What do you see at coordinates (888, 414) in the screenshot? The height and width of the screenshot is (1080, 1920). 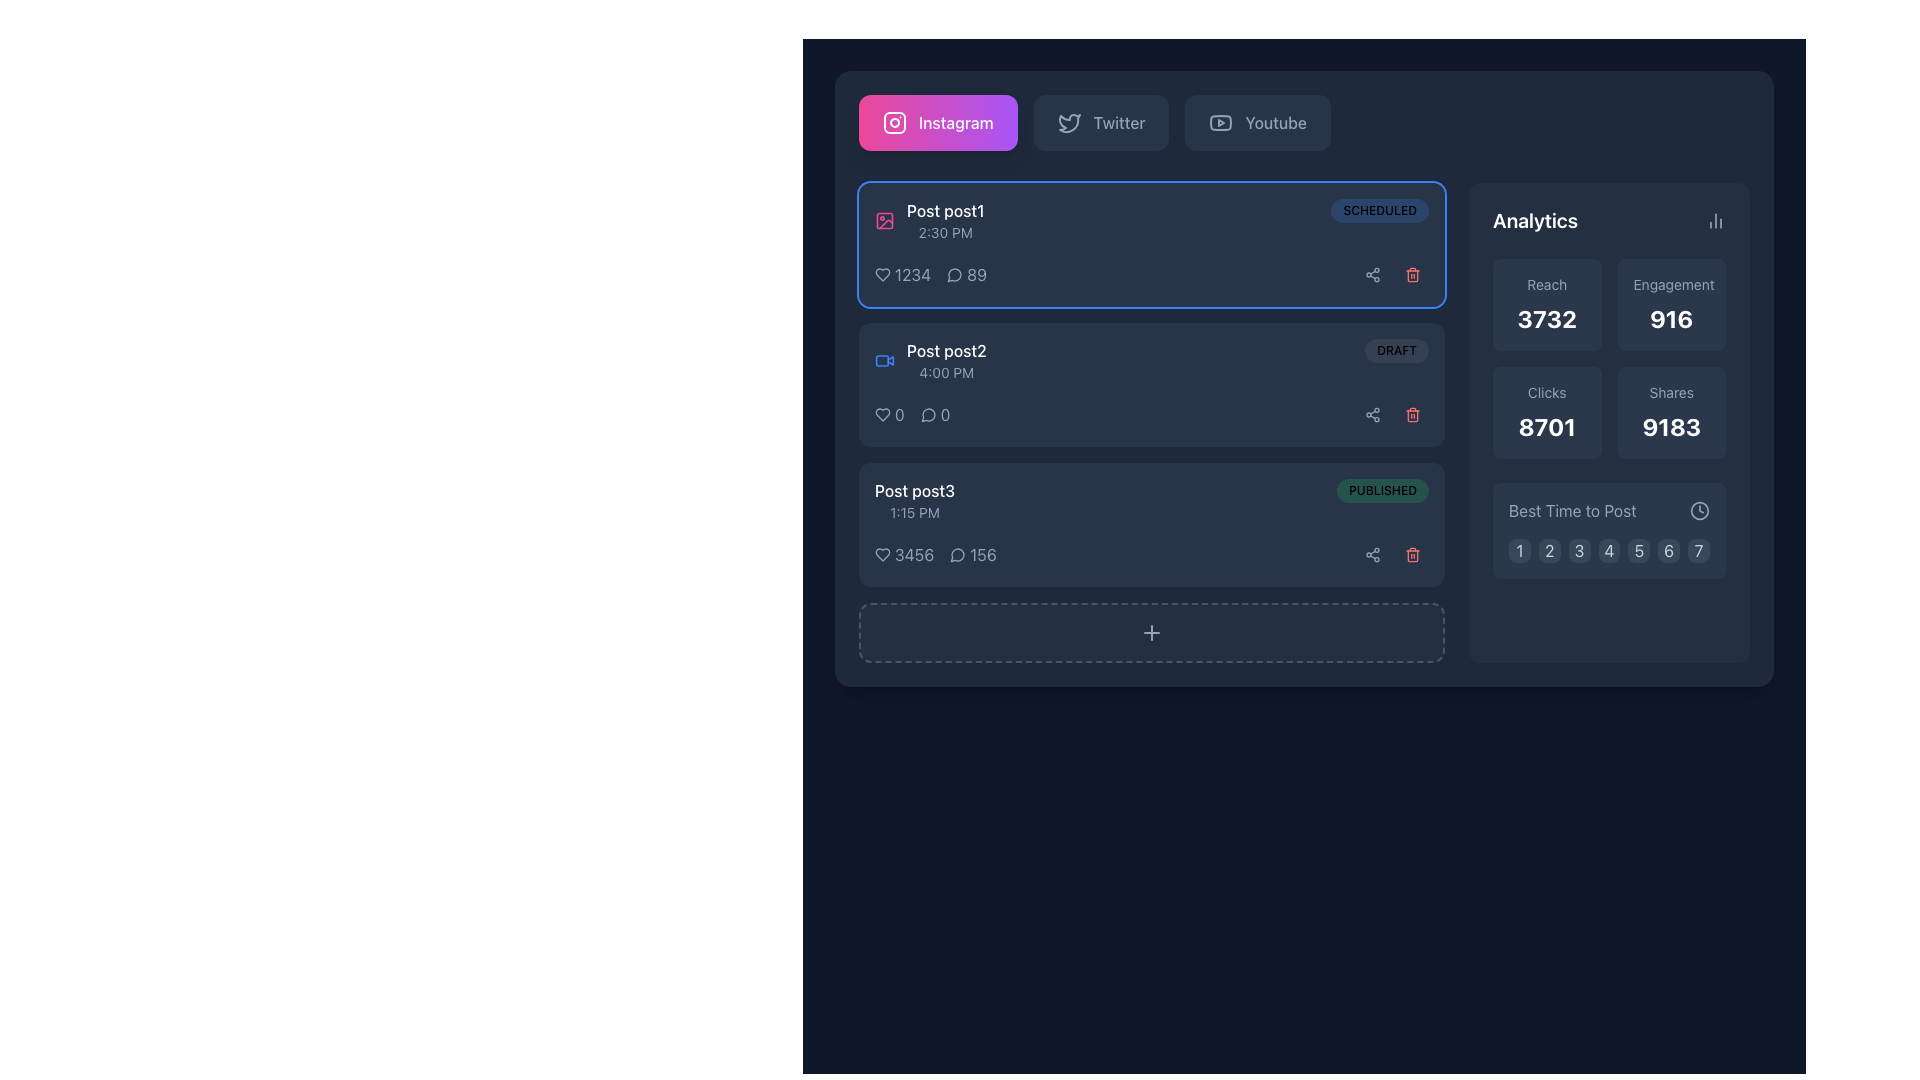 I see `the numeric display indicating the number of likes for 'Post post2', located first in the row of counters below the post section` at bounding box center [888, 414].